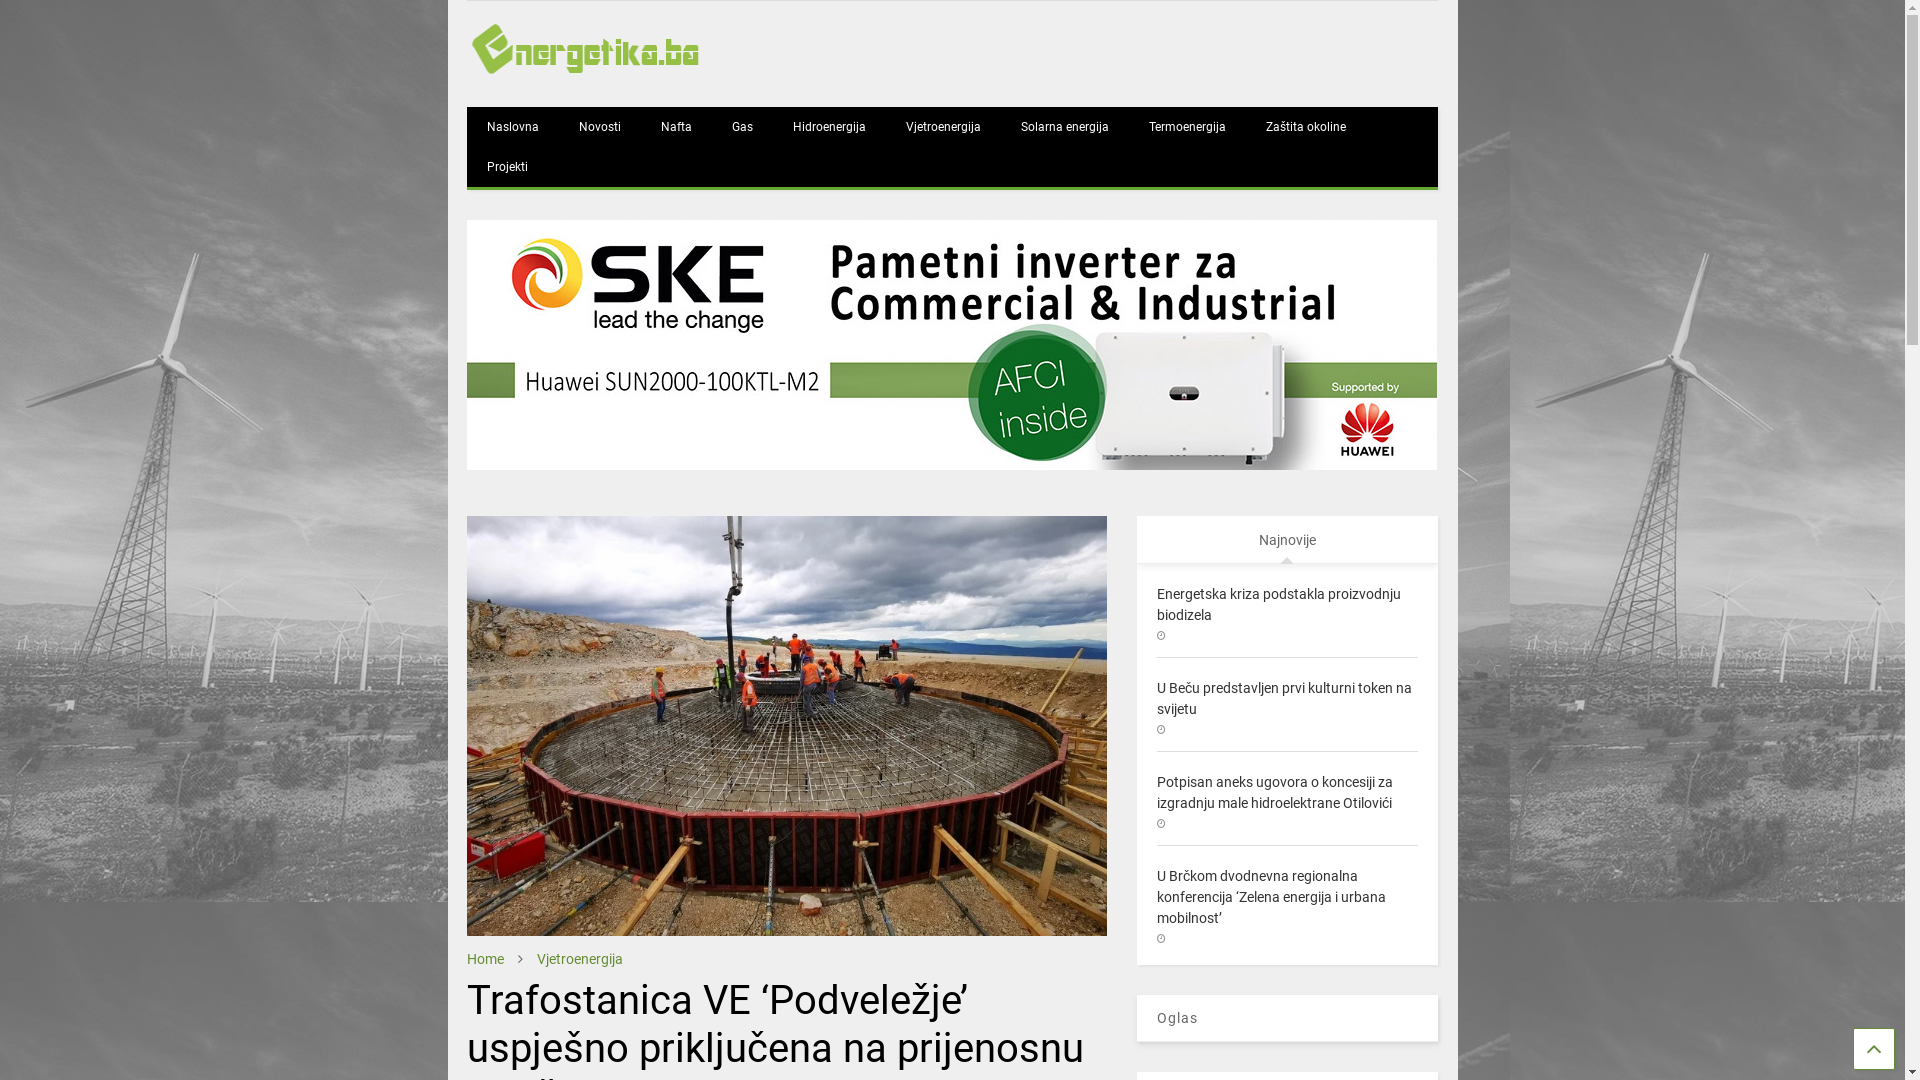  What do you see at coordinates (676, 127) in the screenshot?
I see `'Nafta'` at bounding box center [676, 127].